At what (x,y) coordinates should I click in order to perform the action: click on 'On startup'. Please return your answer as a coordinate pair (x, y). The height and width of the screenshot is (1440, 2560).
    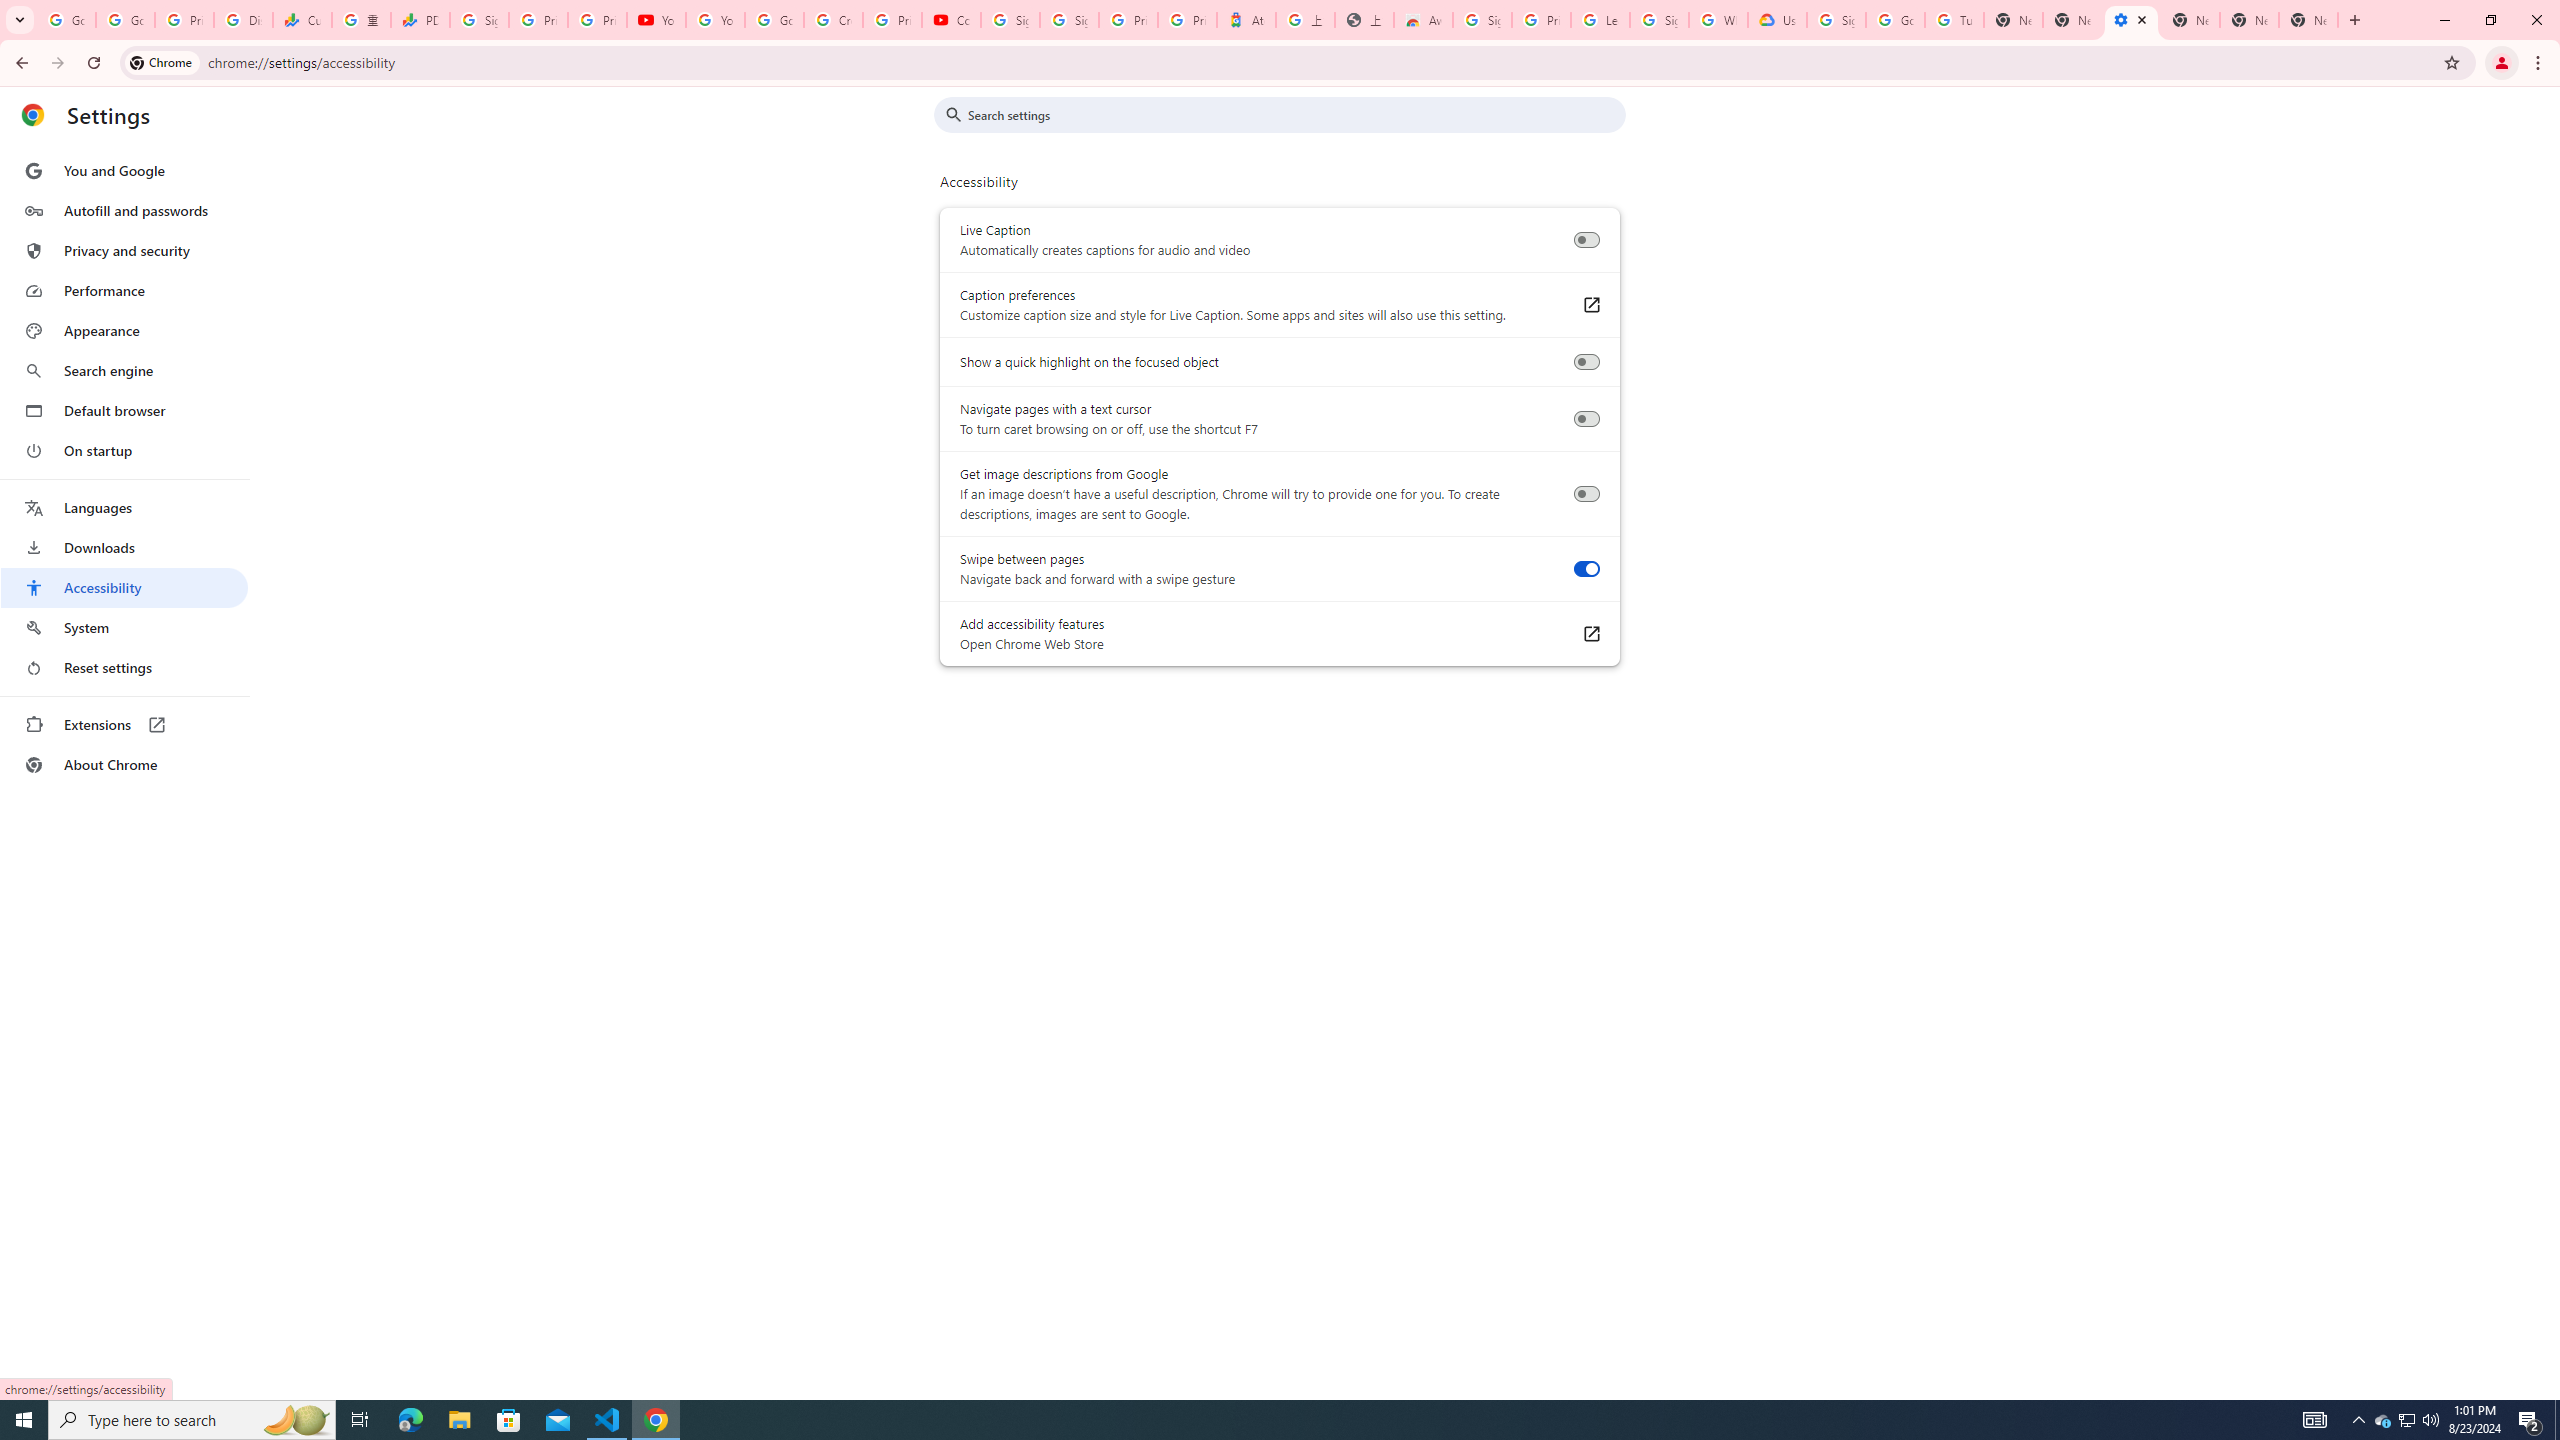
    Looking at the image, I should click on (123, 449).